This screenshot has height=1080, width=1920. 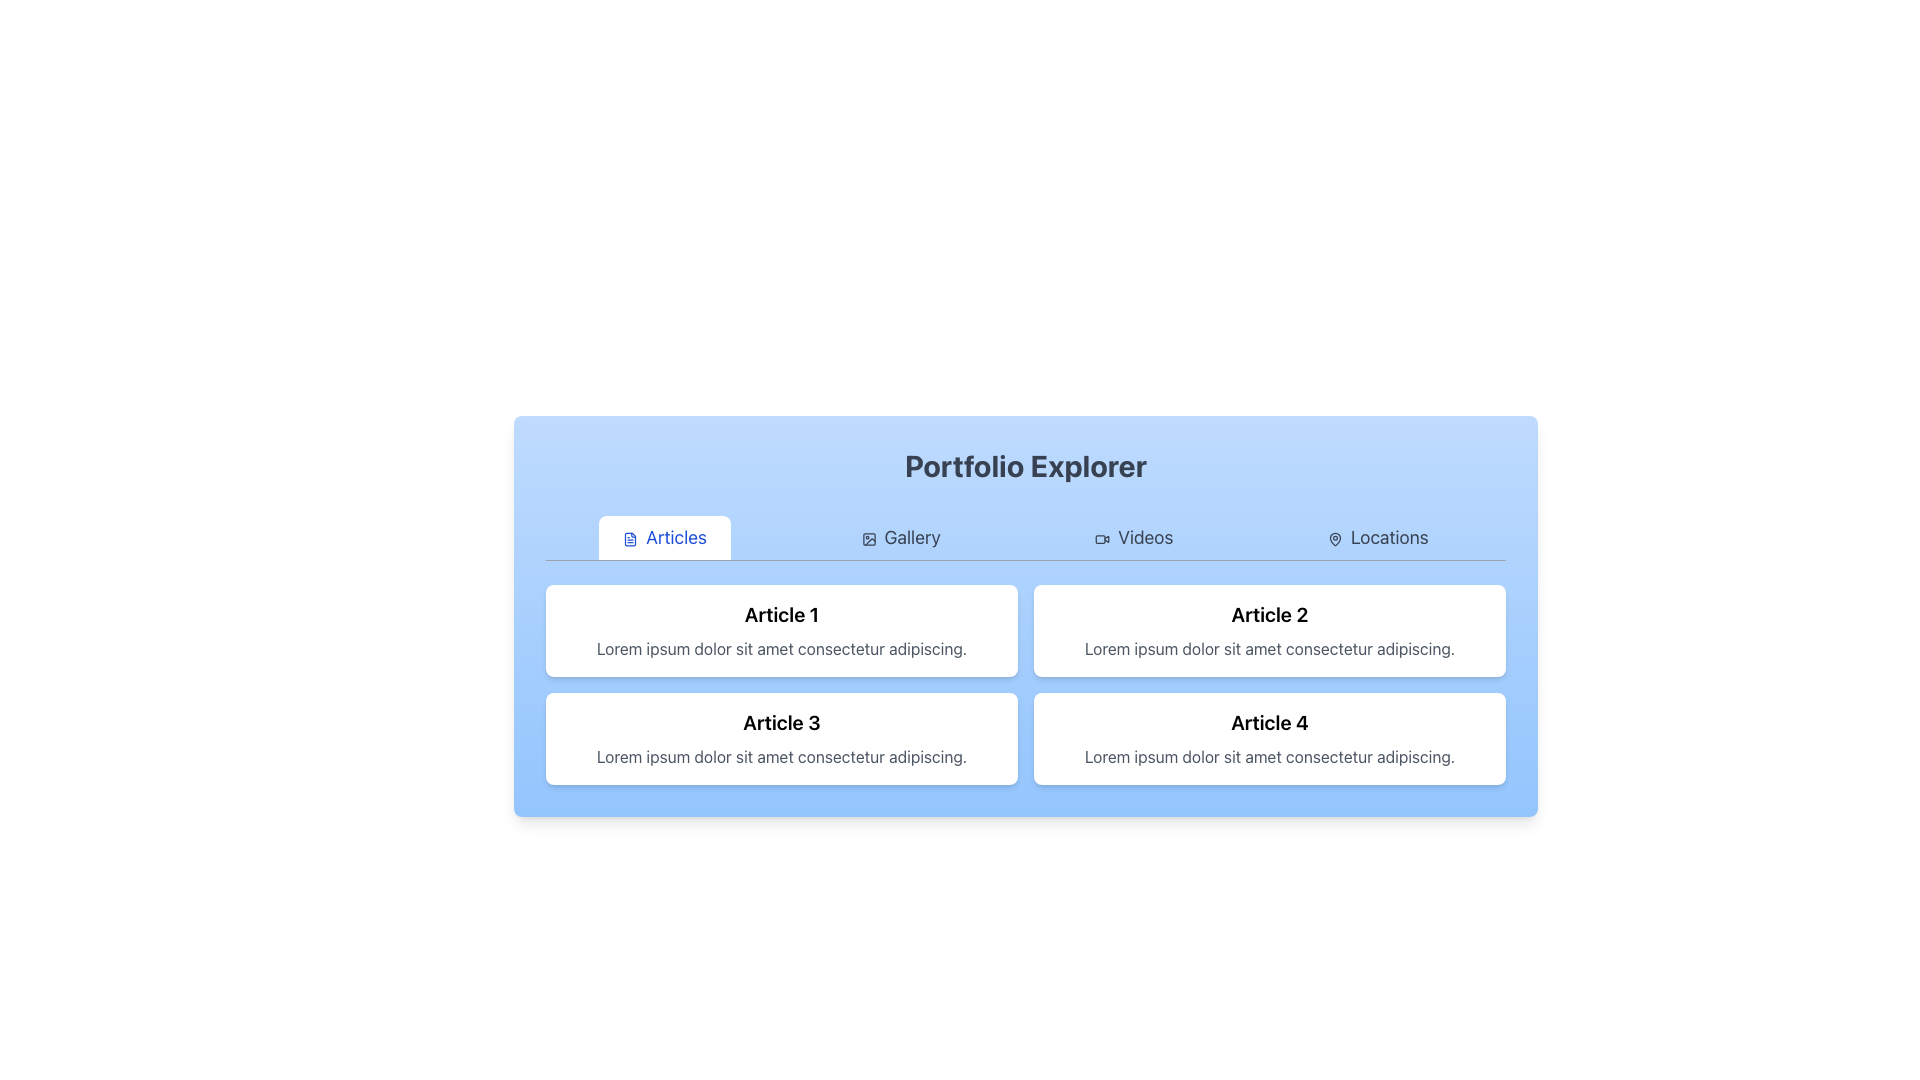 I want to click on the 'Videos' navigation tab in the horizontal navigation bar to switch to the Videos section of the application, so click(x=1134, y=536).